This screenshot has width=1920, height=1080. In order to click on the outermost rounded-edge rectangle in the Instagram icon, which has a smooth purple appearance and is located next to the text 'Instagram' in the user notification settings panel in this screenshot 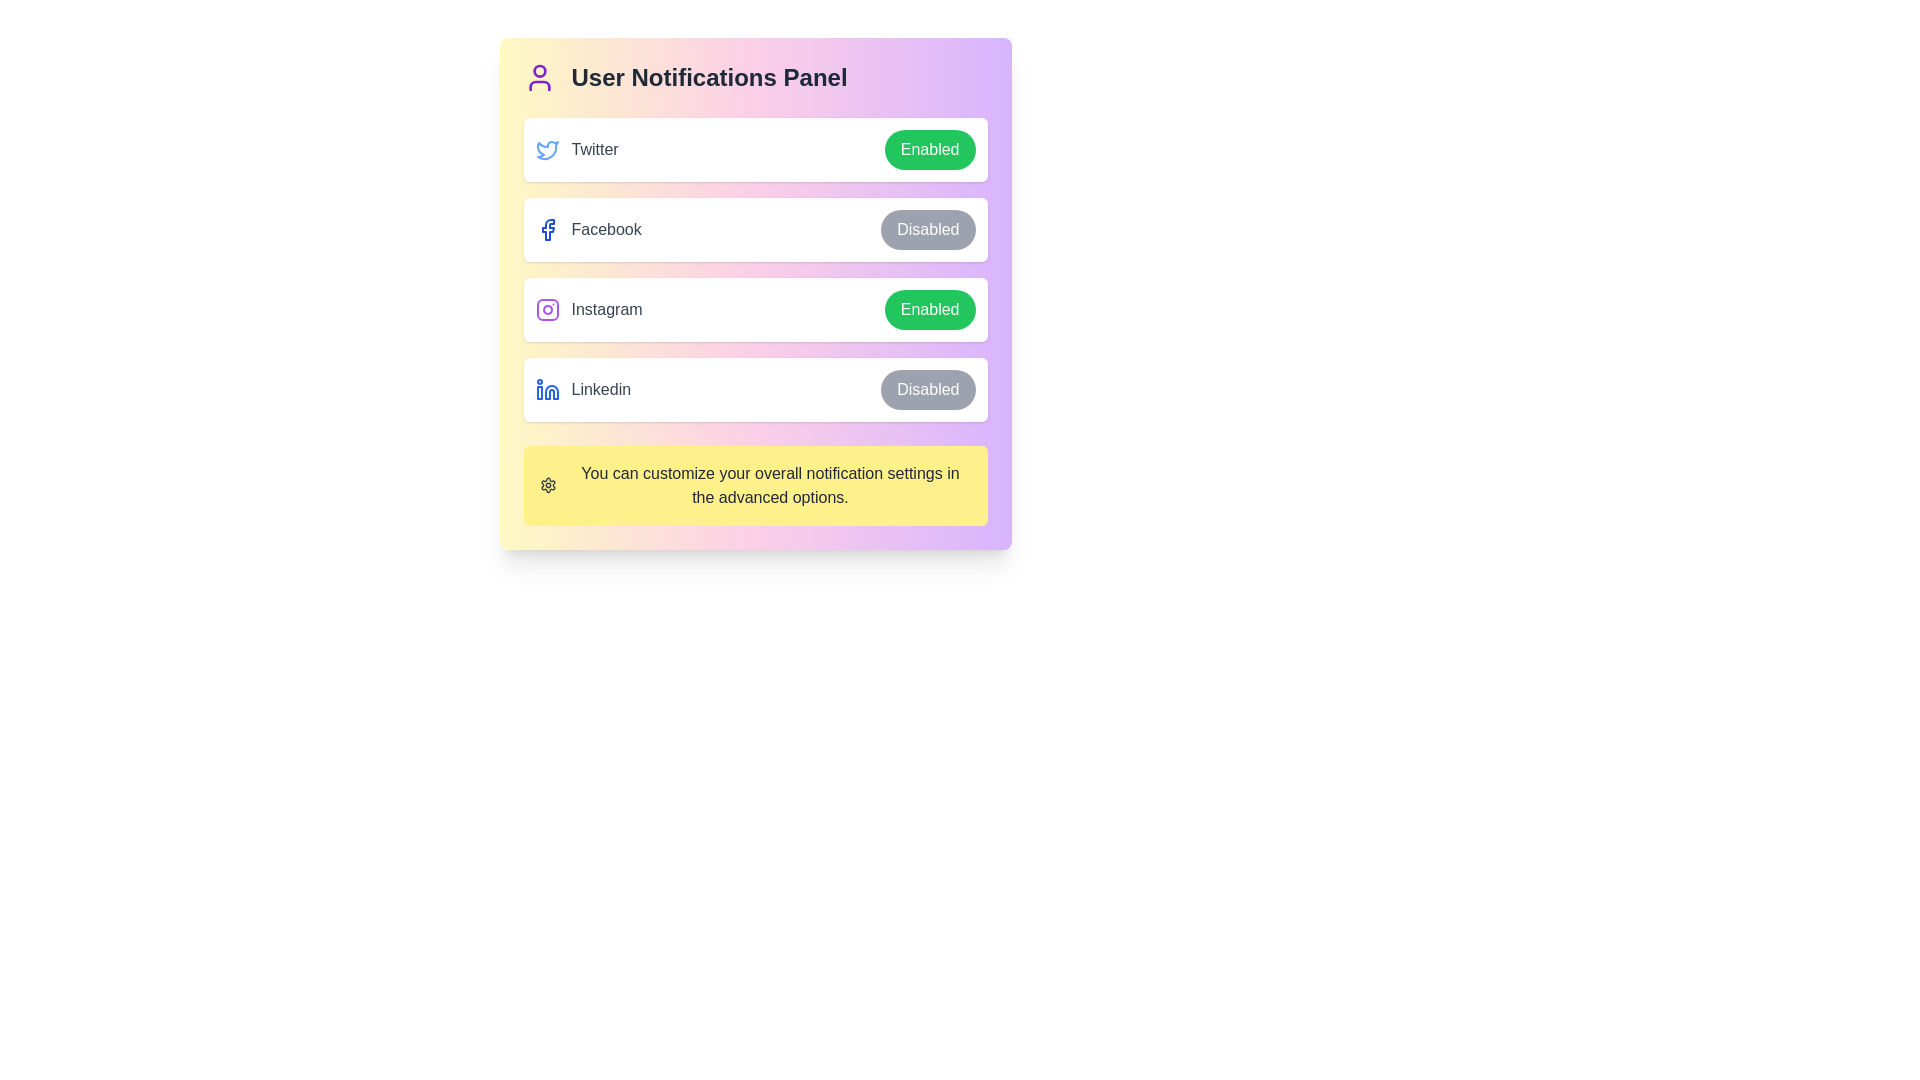, I will do `click(547, 309)`.